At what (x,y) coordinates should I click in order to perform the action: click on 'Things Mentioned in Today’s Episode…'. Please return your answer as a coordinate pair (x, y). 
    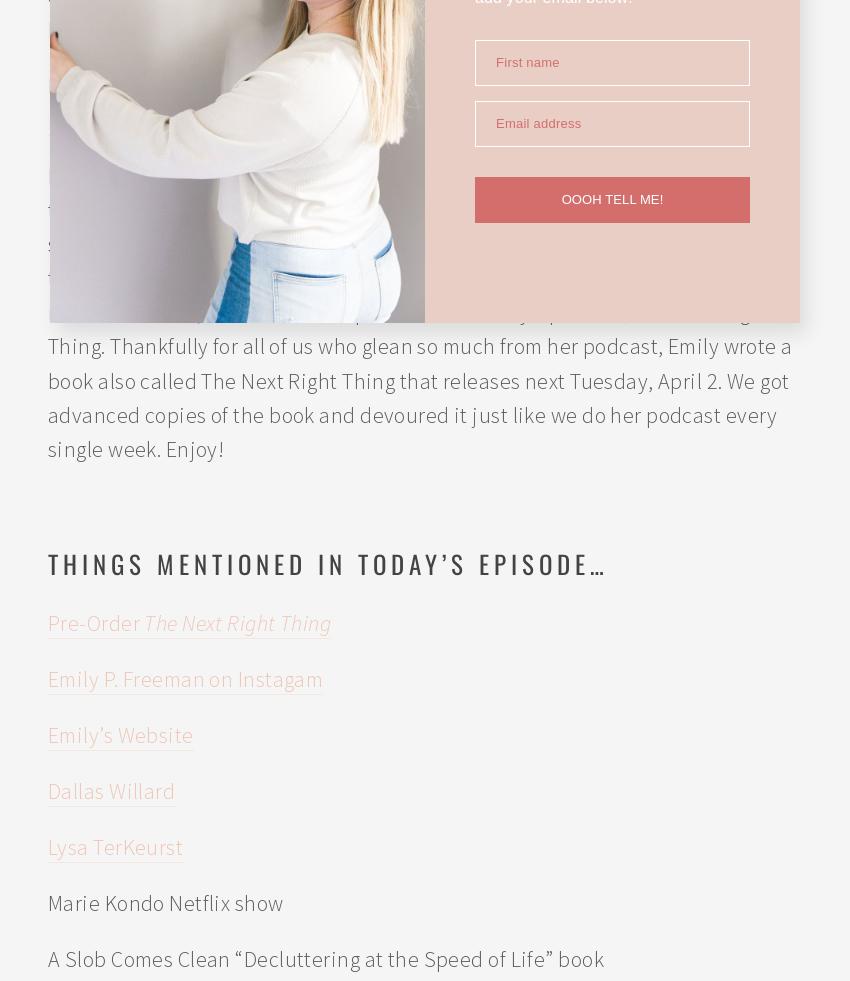
    Looking at the image, I should click on (328, 562).